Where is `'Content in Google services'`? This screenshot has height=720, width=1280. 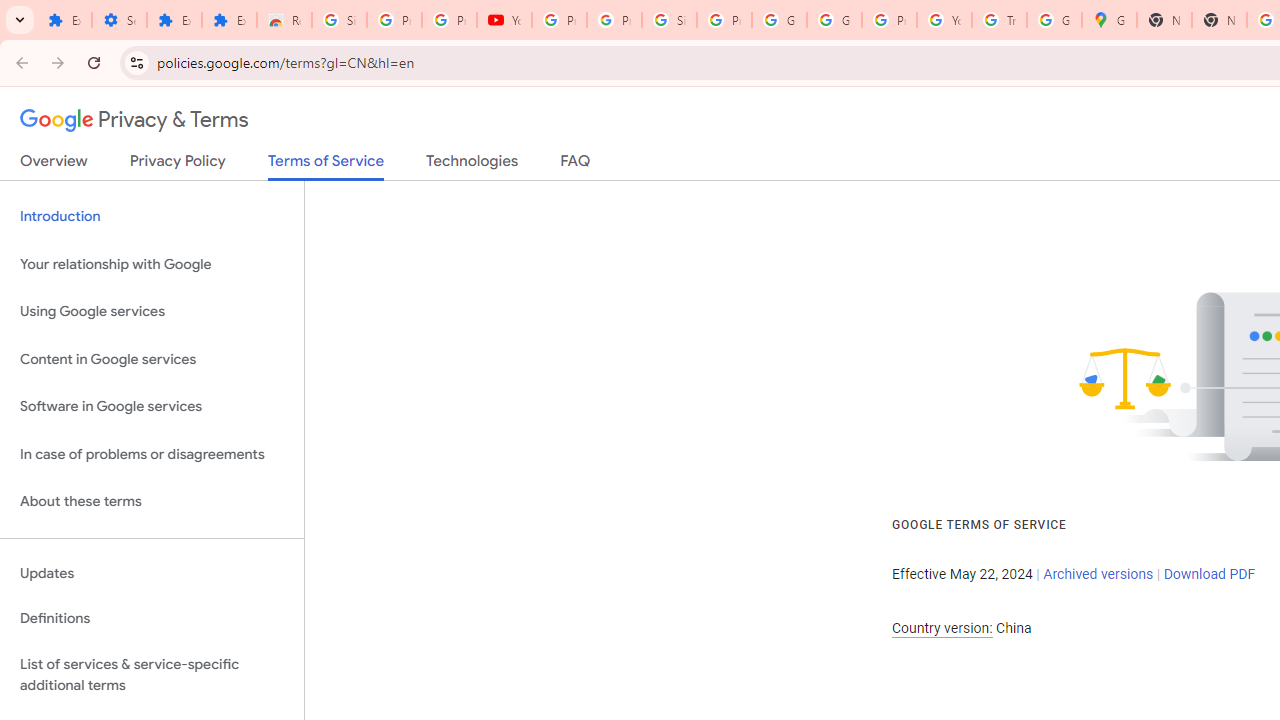 'Content in Google services' is located at coordinates (151, 358).